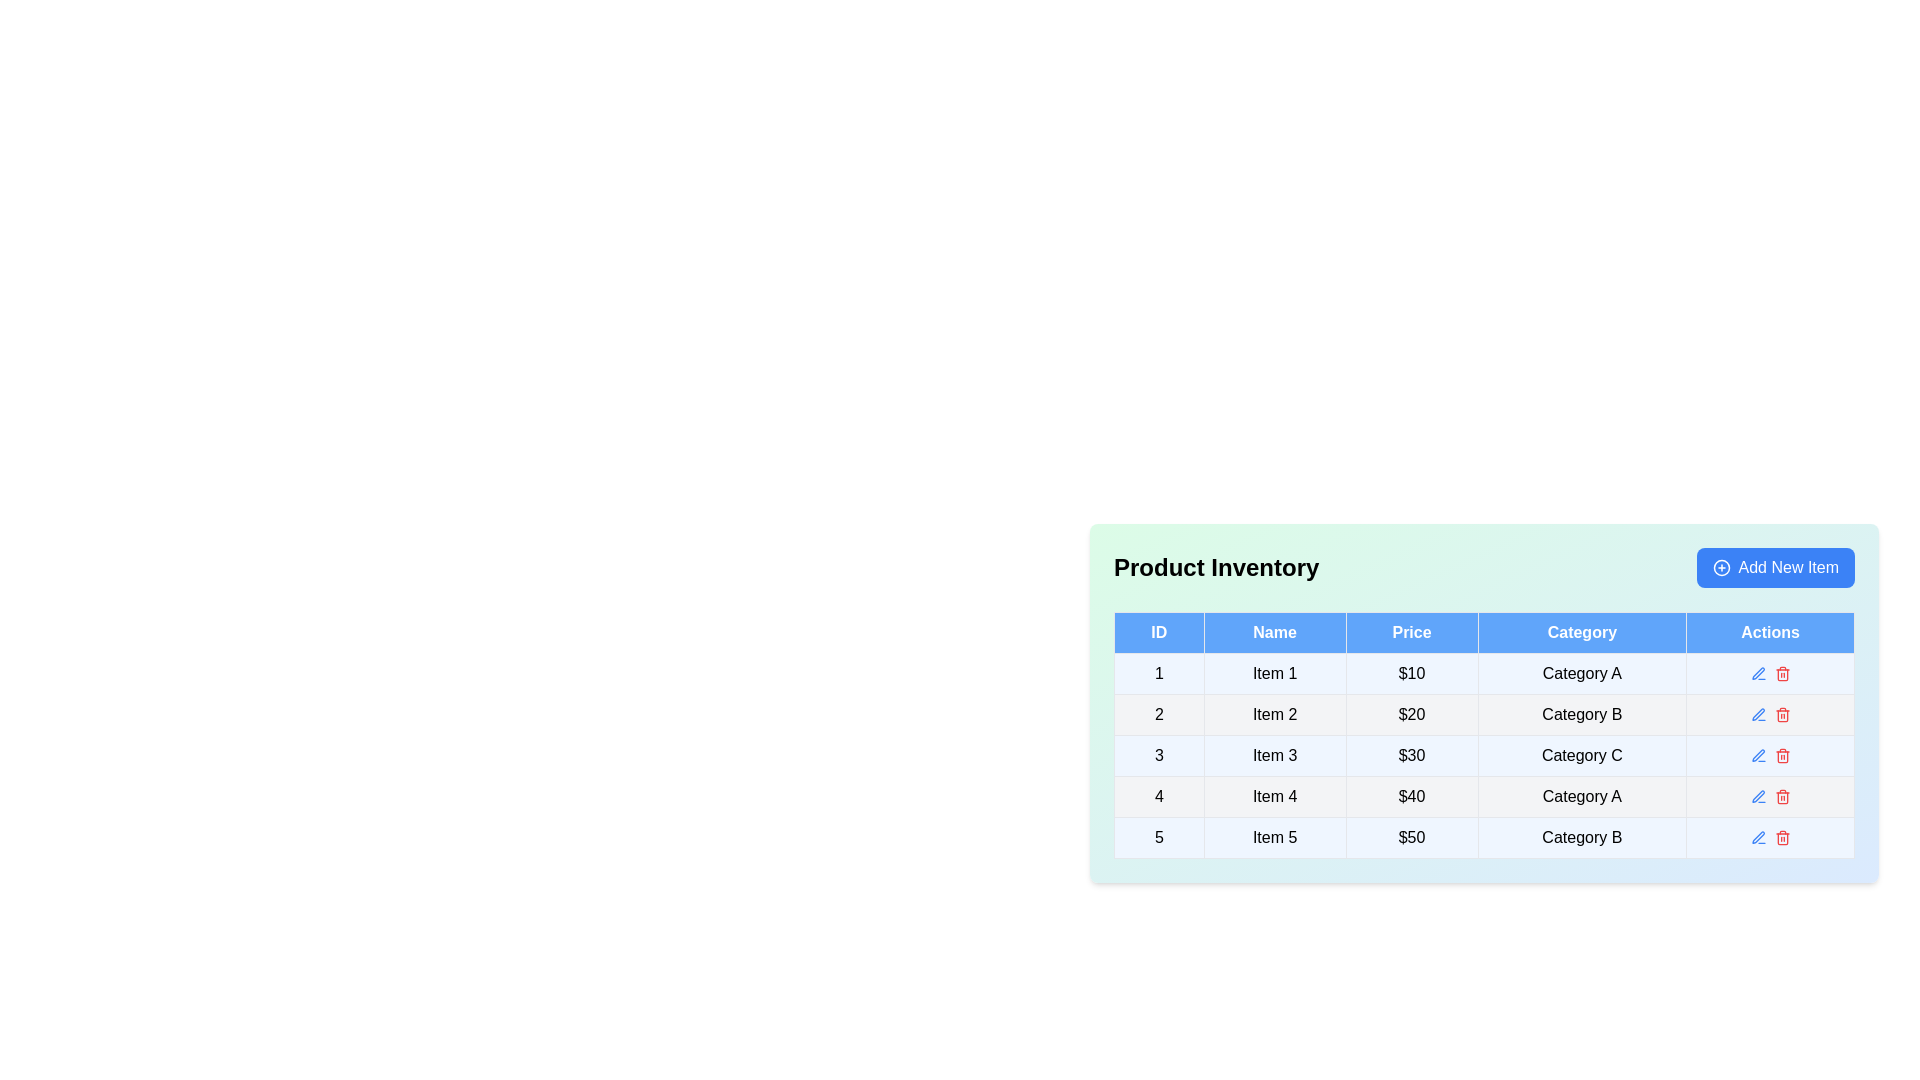 This screenshot has height=1080, width=1920. What do you see at coordinates (1770, 796) in the screenshot?
I see `the table cell with action controls for 'Item 4' located in the last column of the fourth row under the 'Actions' heading` at bounding box center [1770, 796].